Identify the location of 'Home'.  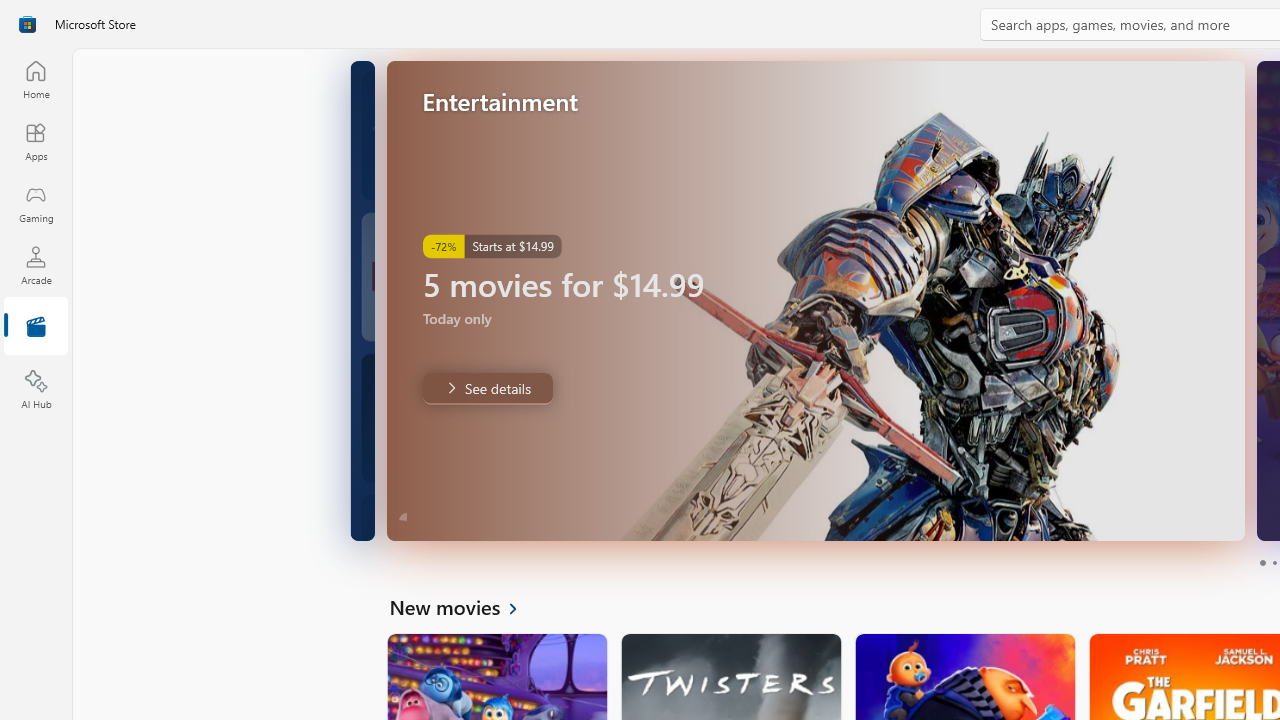
(35, 78).